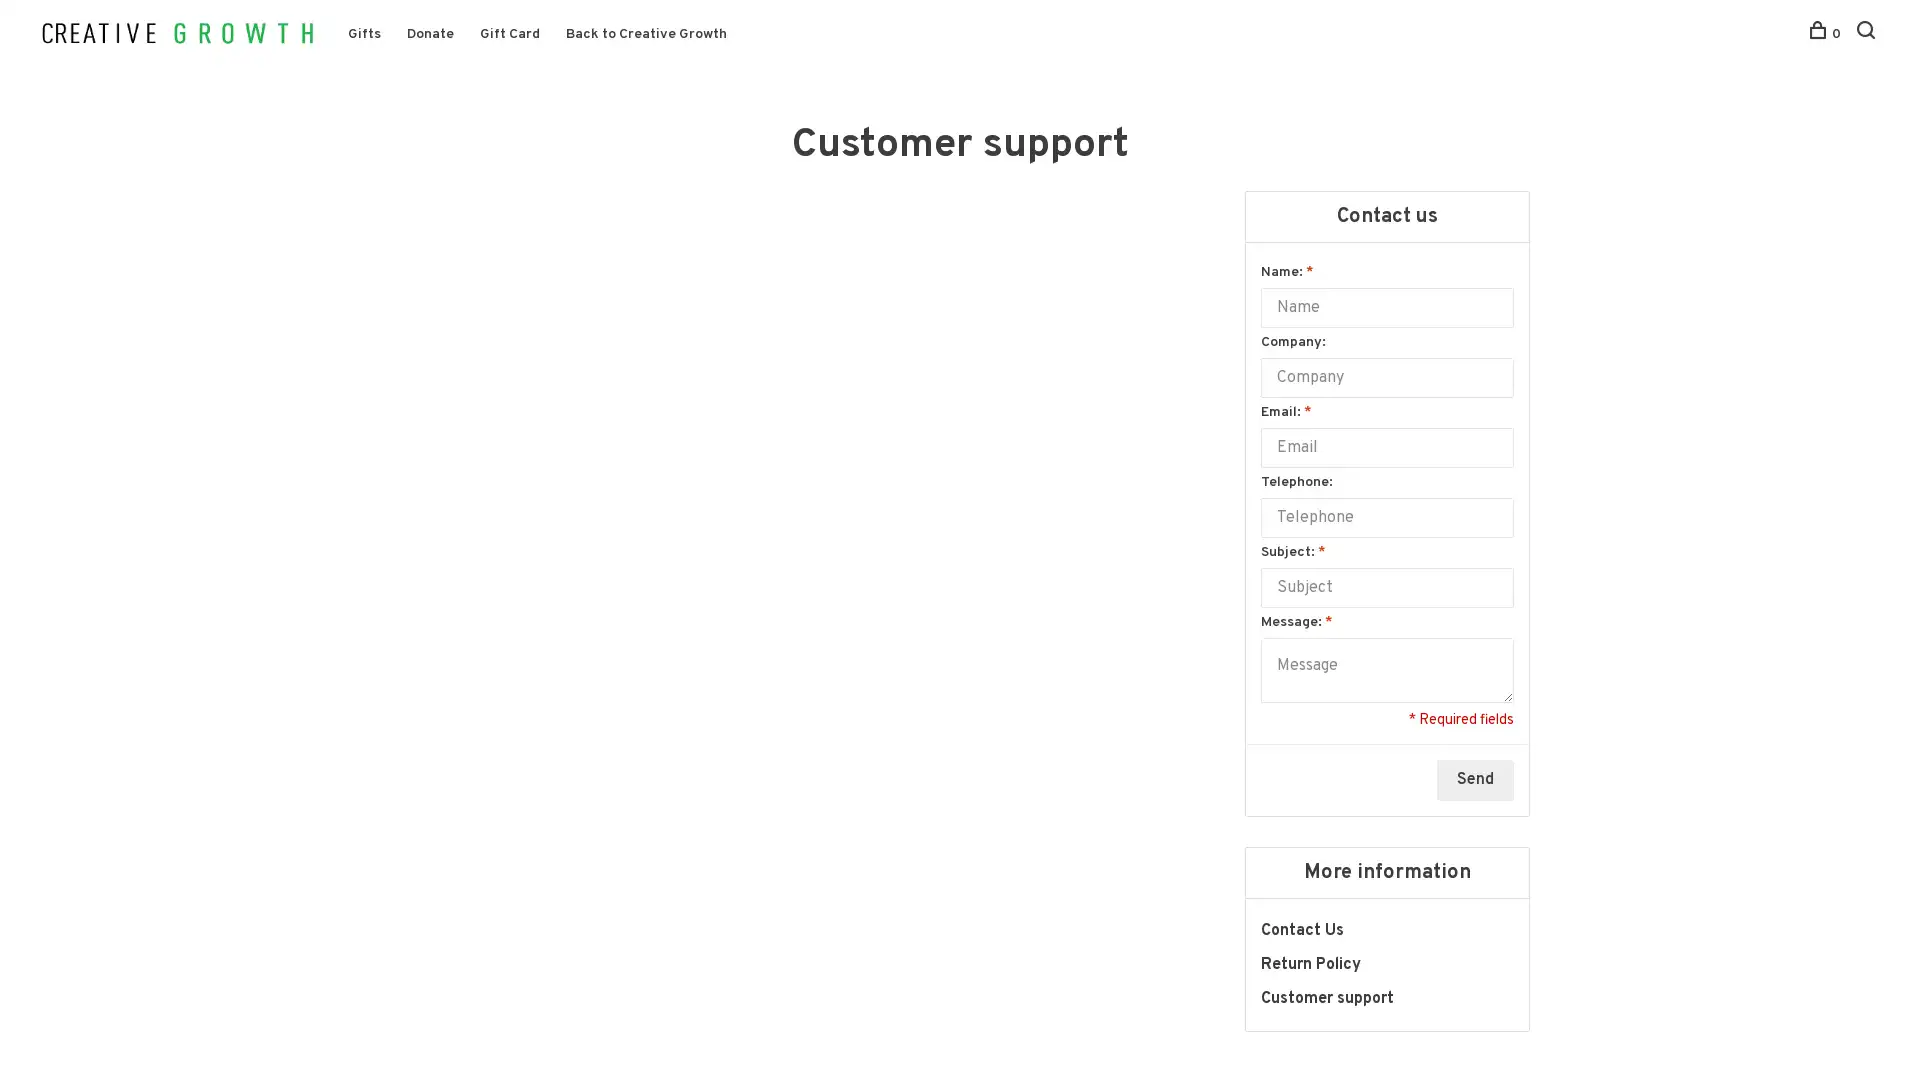 The image size is (1920, 1080). Describe the element at coordinates (1475, 796) in the screenshot. I see `Send` at that location.